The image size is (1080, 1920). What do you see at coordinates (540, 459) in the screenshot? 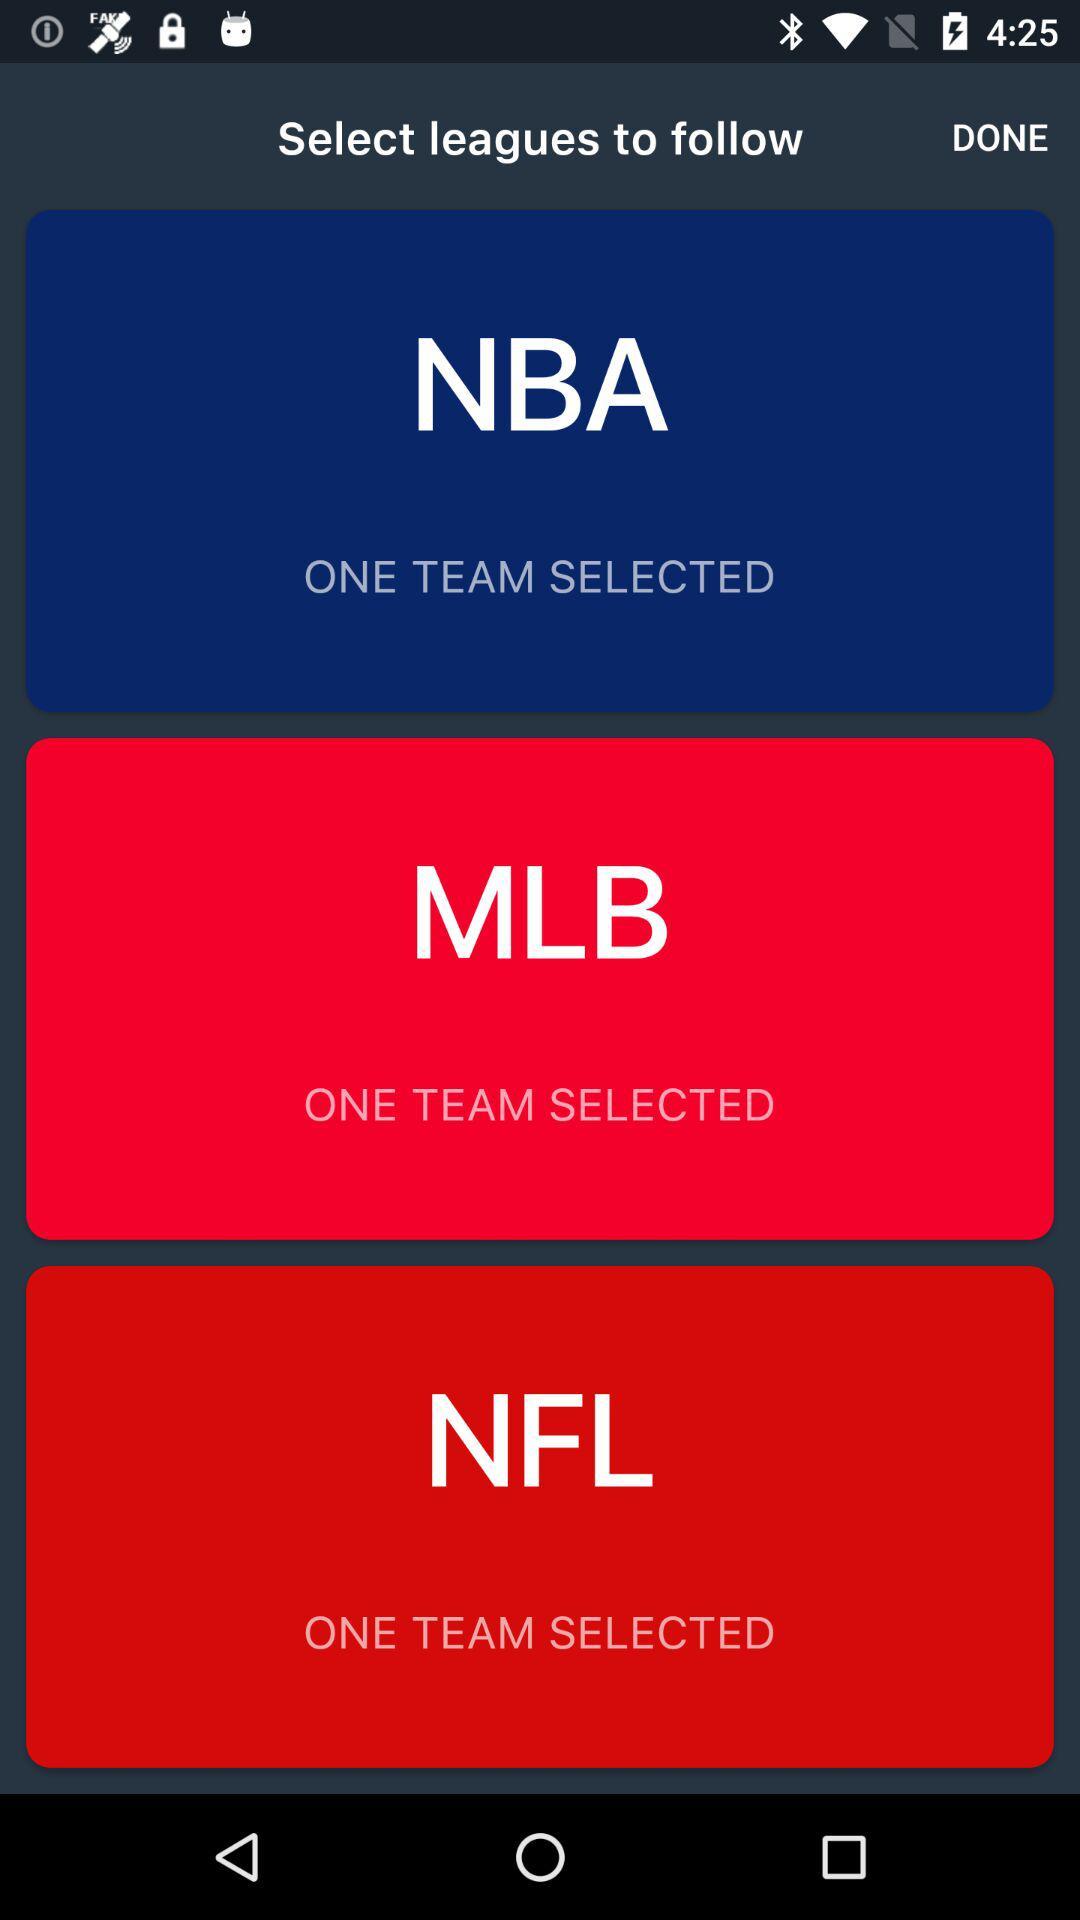
I see `option above mlb option` at bounding box center [540, 459].